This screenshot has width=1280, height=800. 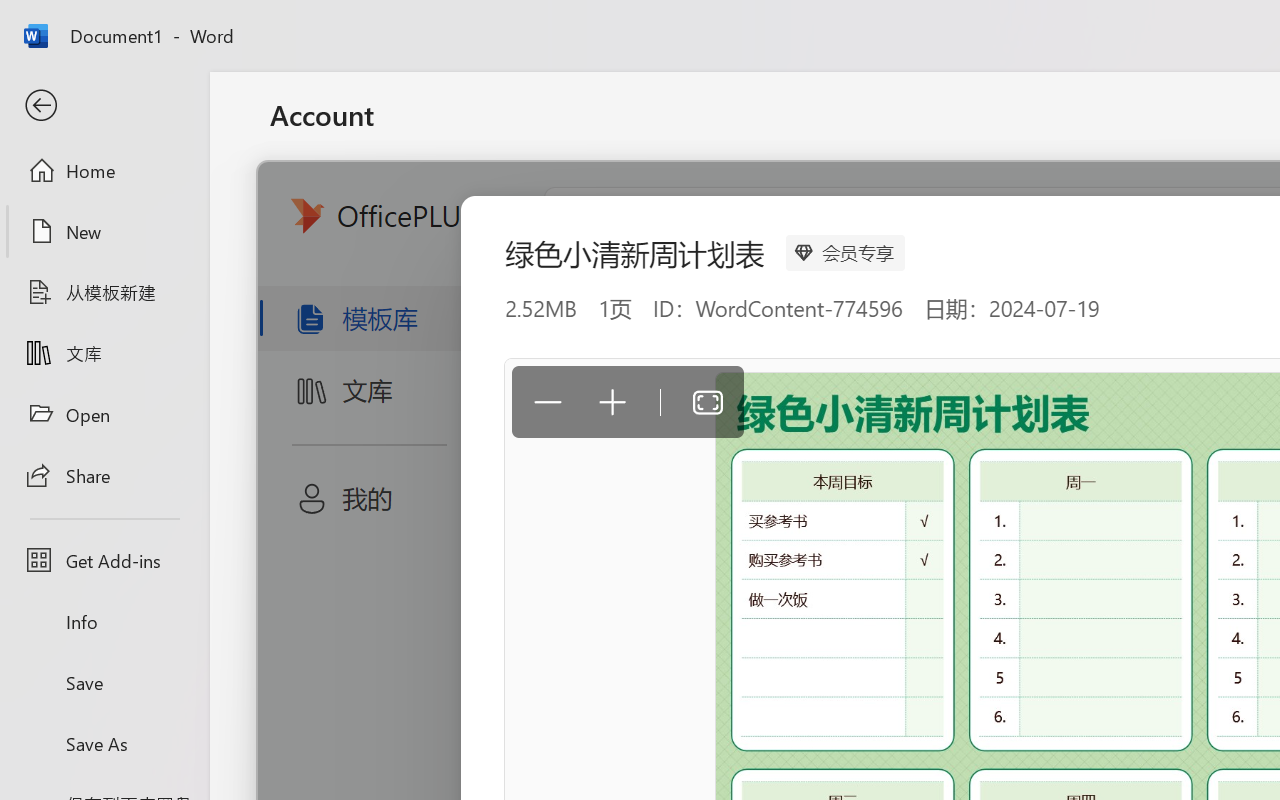 What do you see at coordinates (103, 560) in the screenshot?
I see `'Get Add-ins'` at bounding box center [103, 560].